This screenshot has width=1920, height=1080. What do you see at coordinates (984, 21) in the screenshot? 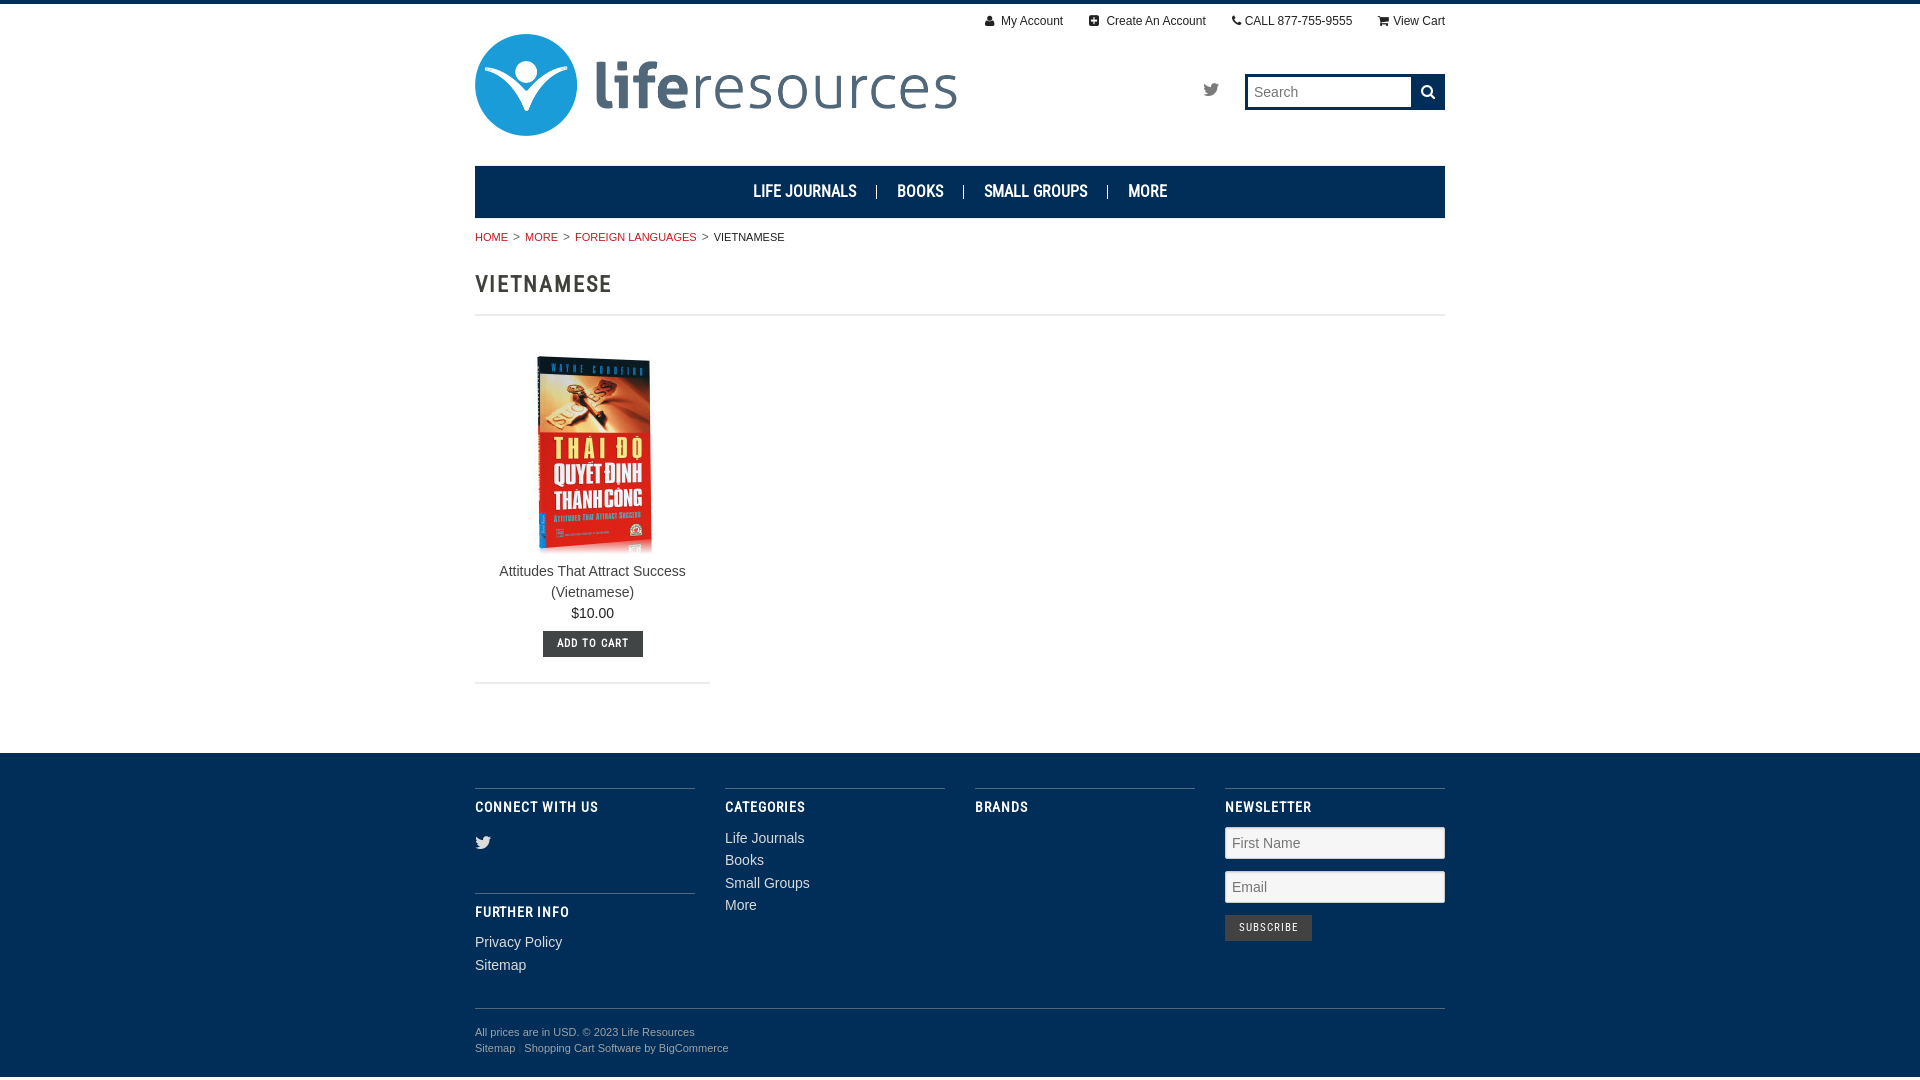
I see `'My Account'` at bounding box center [984, 21].